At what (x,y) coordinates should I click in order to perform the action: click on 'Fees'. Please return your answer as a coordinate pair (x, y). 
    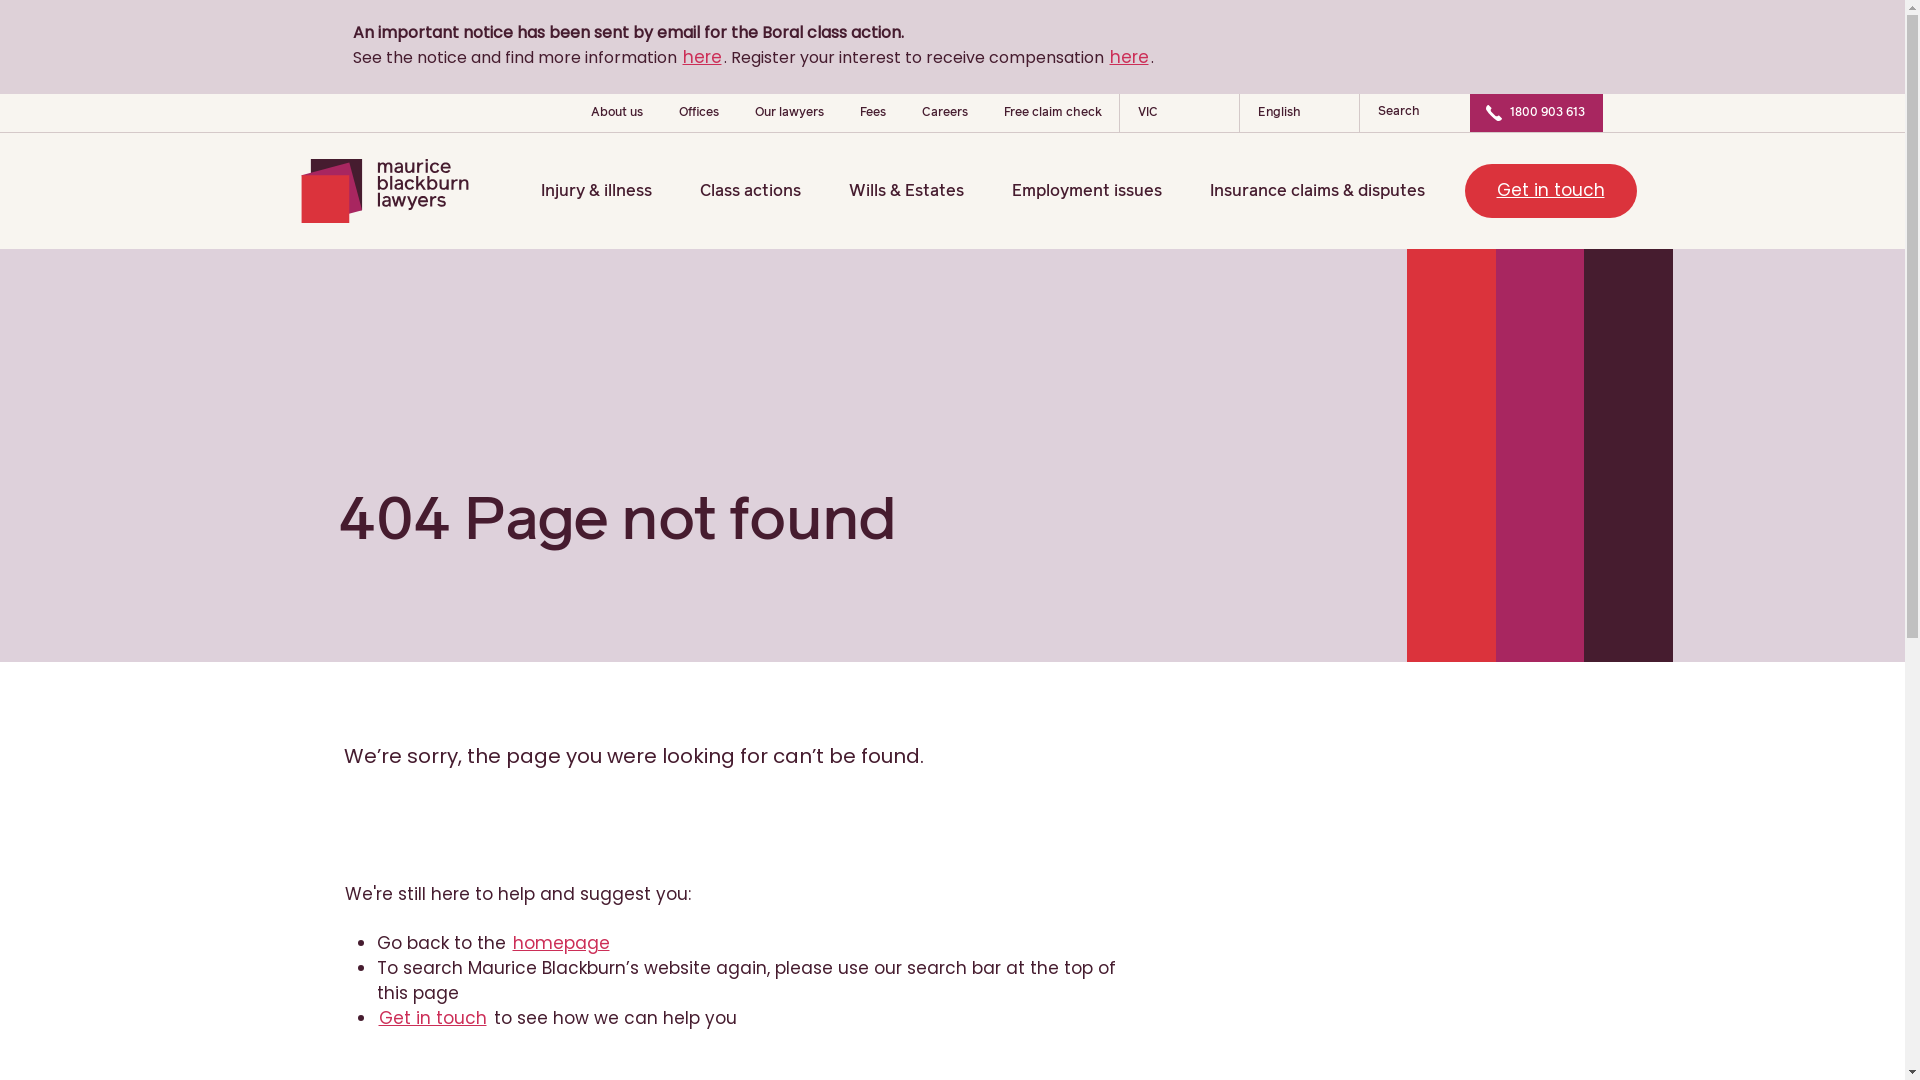
    Looking at the image, I should click on (873, 112).